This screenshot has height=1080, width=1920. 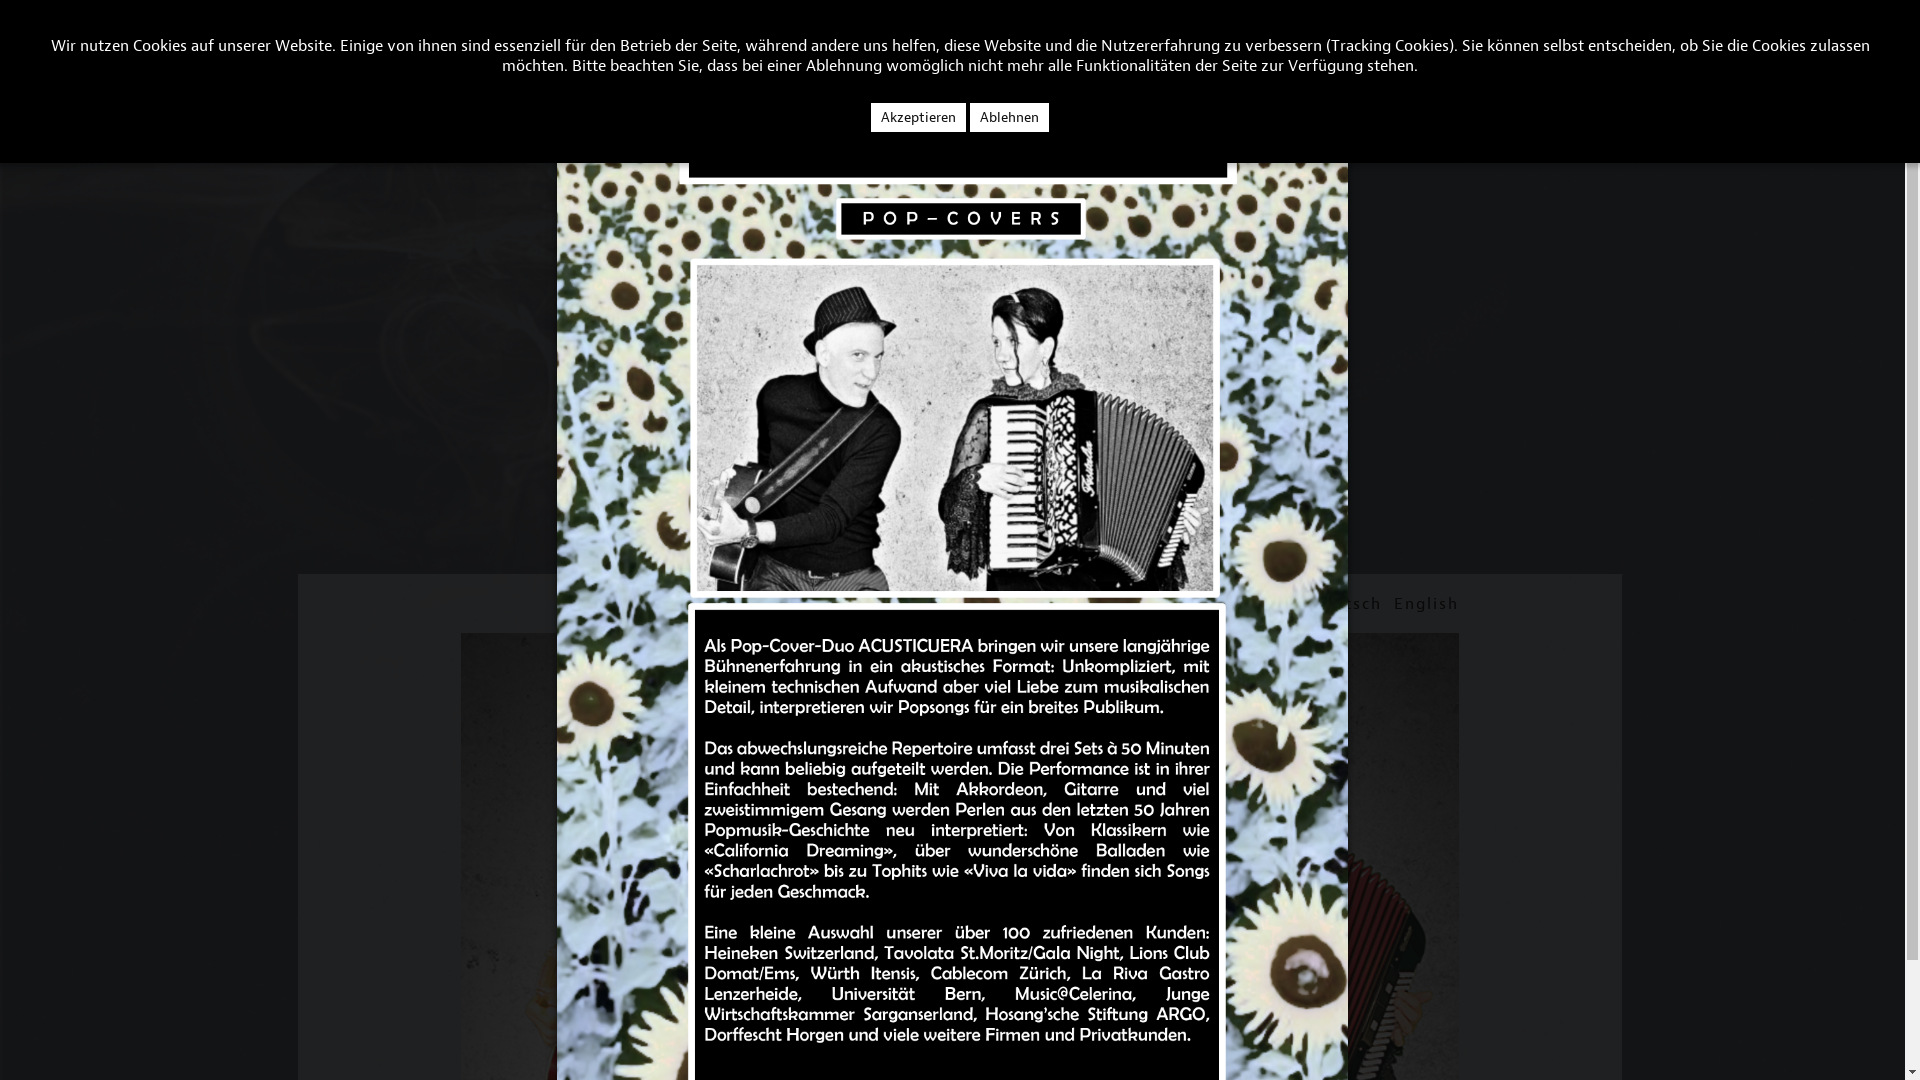 What do you see at coordinates (33, 56) in the screenshot?
I see `'ABOUT'` at bounding box center [33, 56].